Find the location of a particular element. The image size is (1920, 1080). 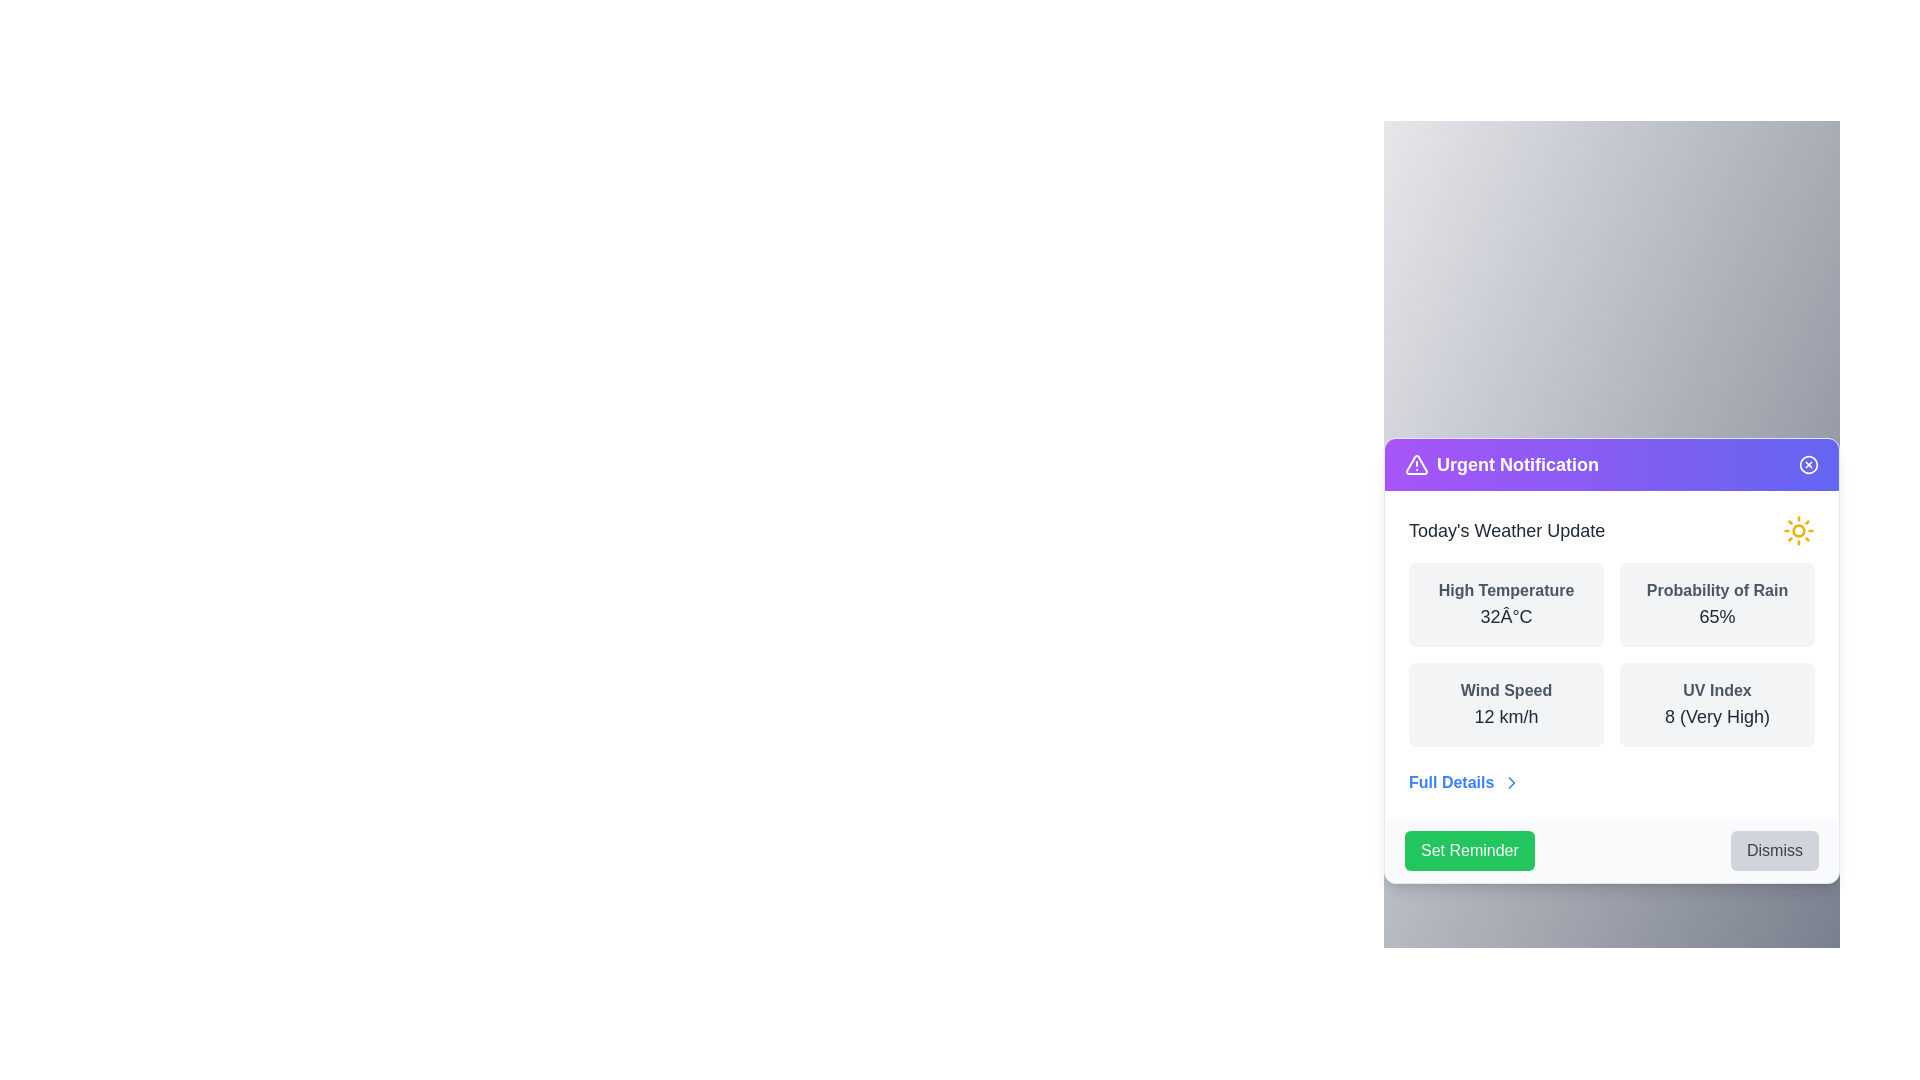

the notification text in the Notification header bar, which displays 'Urgent Notification' in bold white font is located at coordinates (1612, 465).